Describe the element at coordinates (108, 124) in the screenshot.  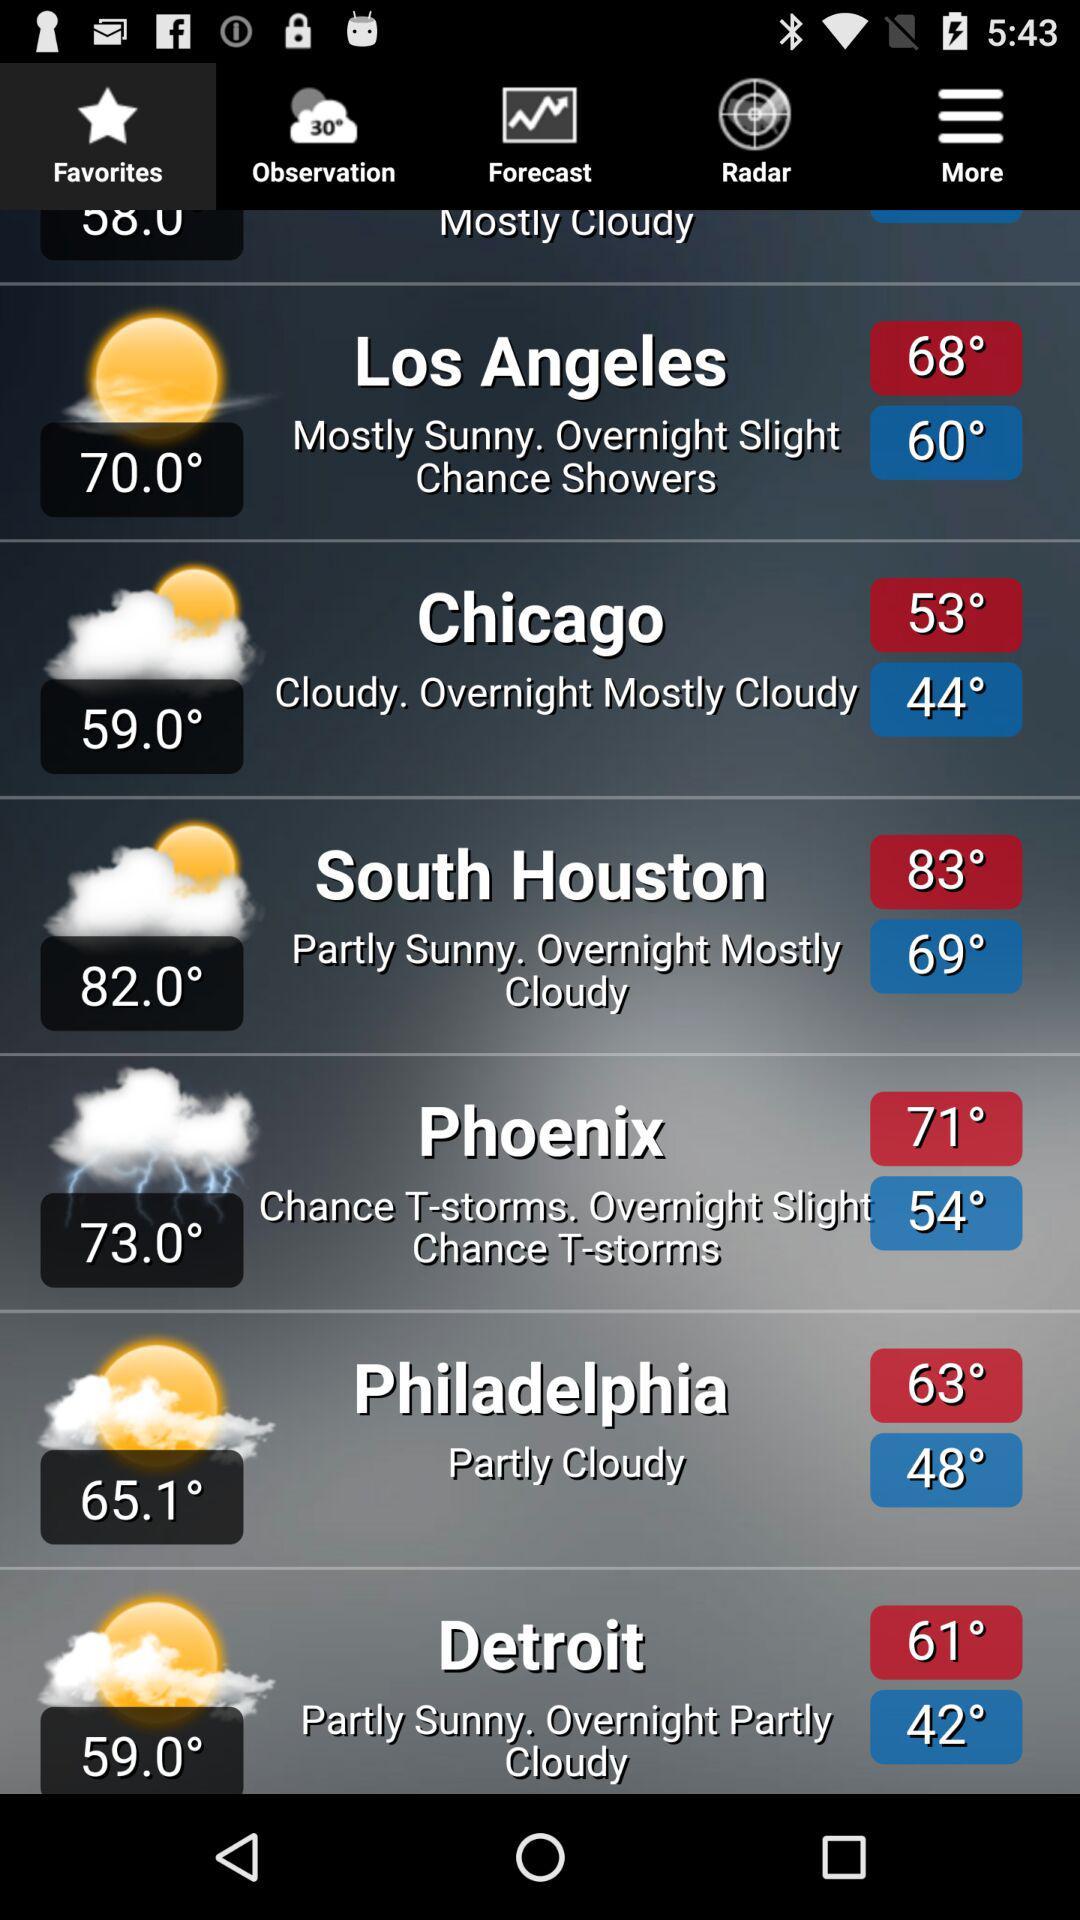
I see `the favorites icon` at that location.